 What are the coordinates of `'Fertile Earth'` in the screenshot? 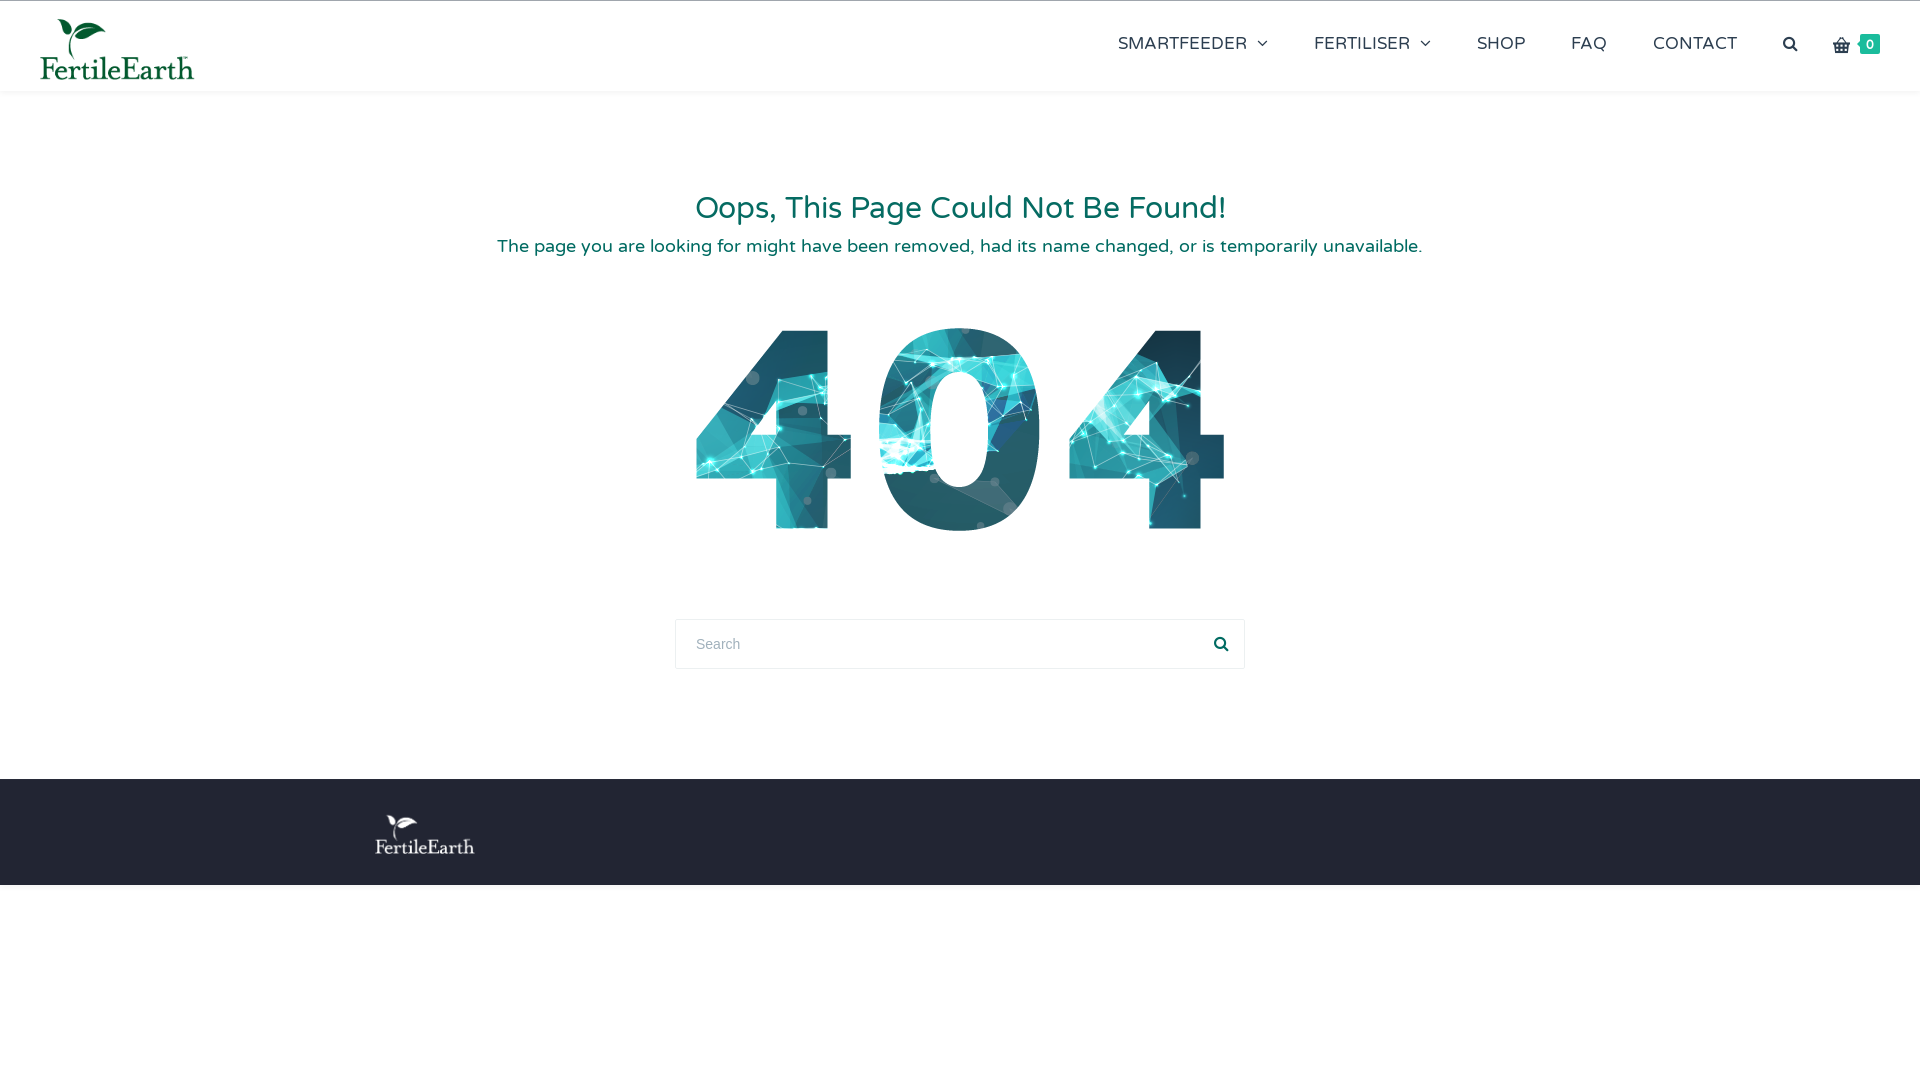 It's located at (116, 45).